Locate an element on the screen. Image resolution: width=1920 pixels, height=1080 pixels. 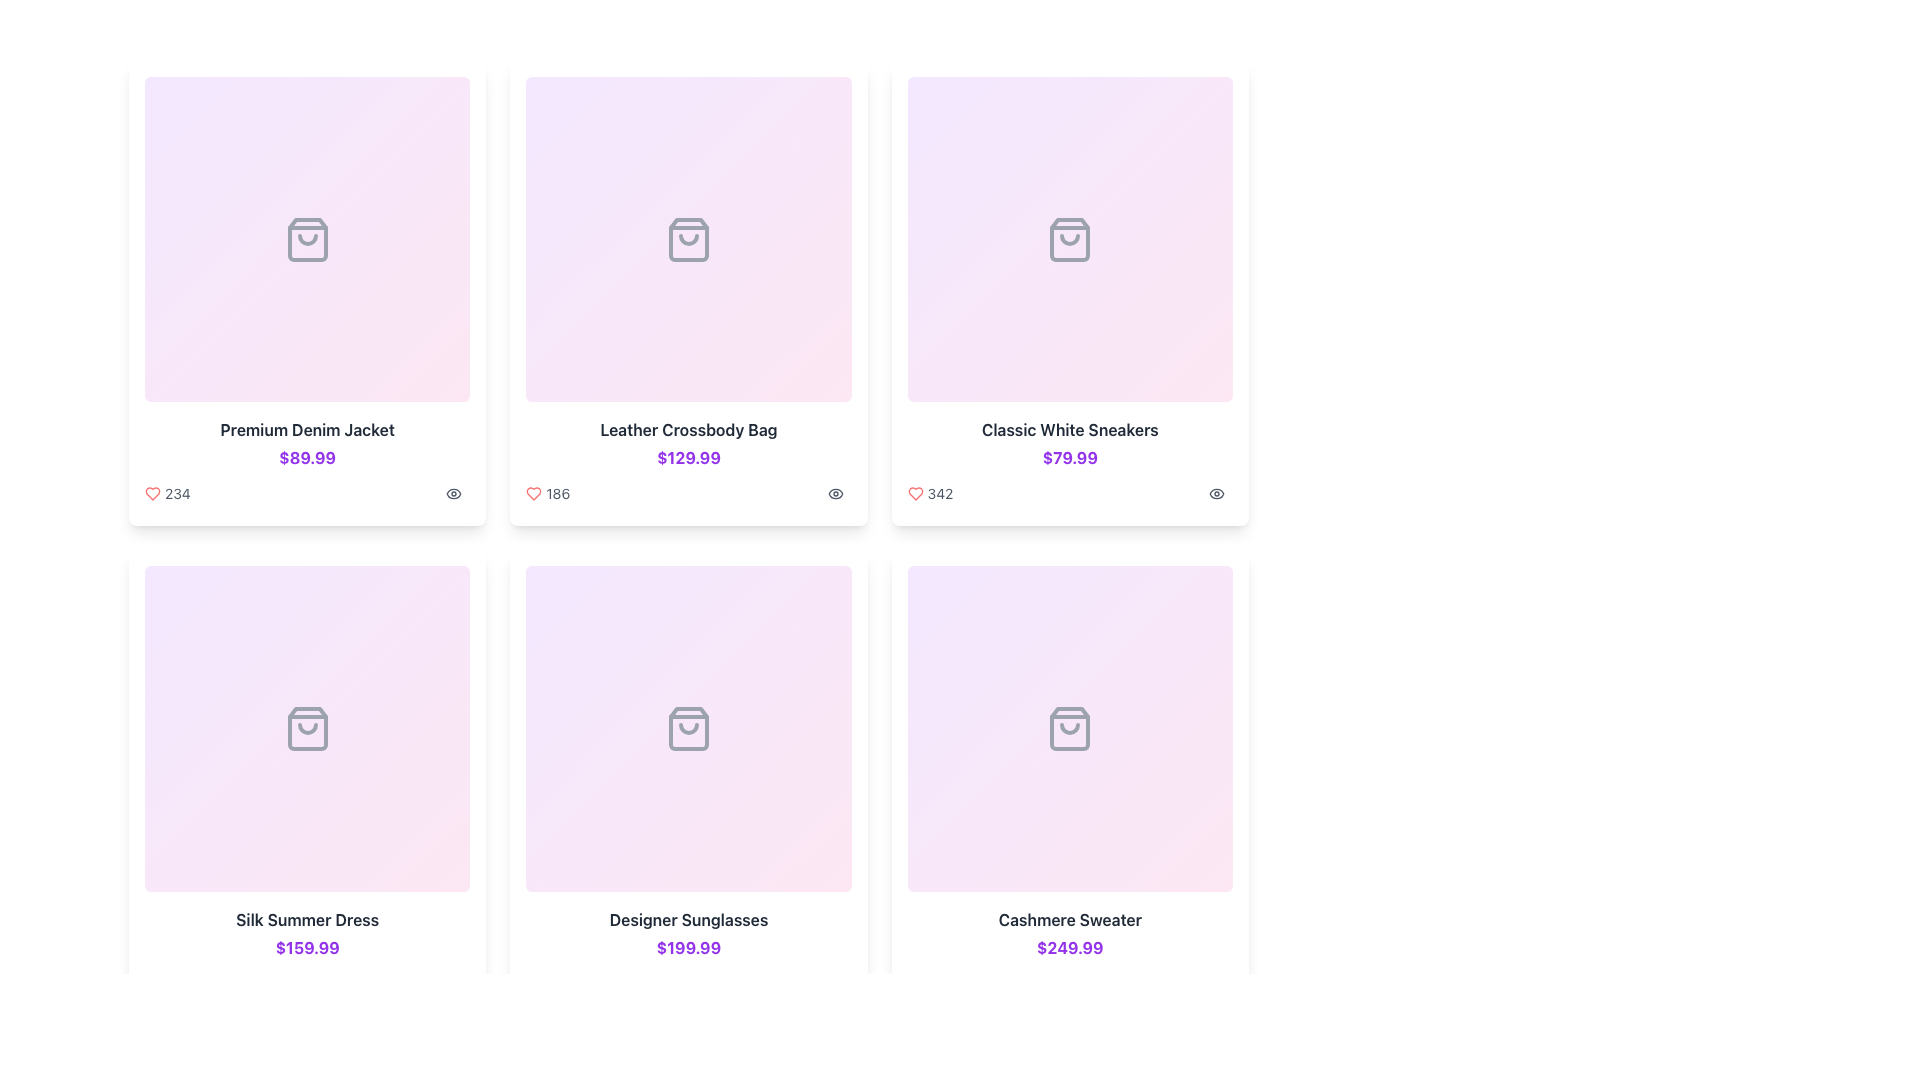
the eye-shaped icon button located at the bottom-right corner of the product card for 'Leather Crossbody Bag' is located at coordinates (835, 494).